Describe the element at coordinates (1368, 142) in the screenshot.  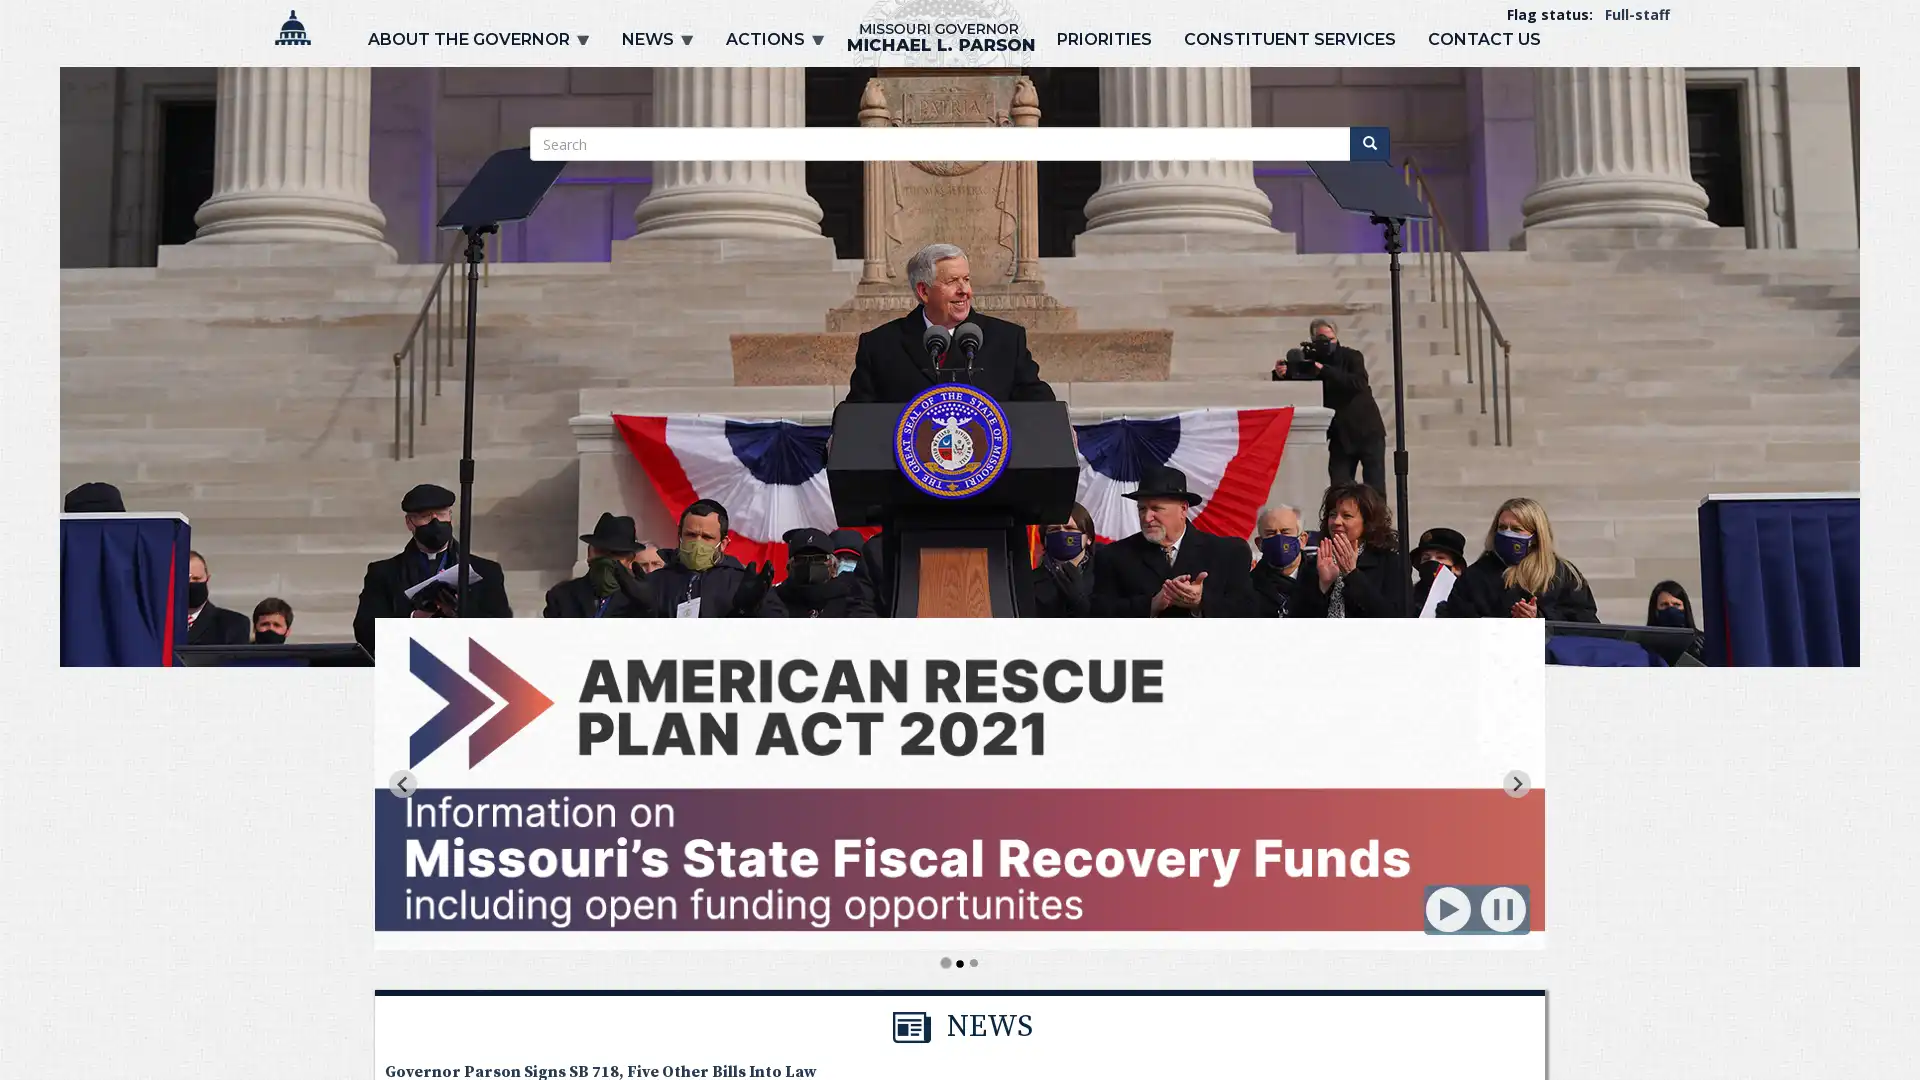
I see `Search` at that location.